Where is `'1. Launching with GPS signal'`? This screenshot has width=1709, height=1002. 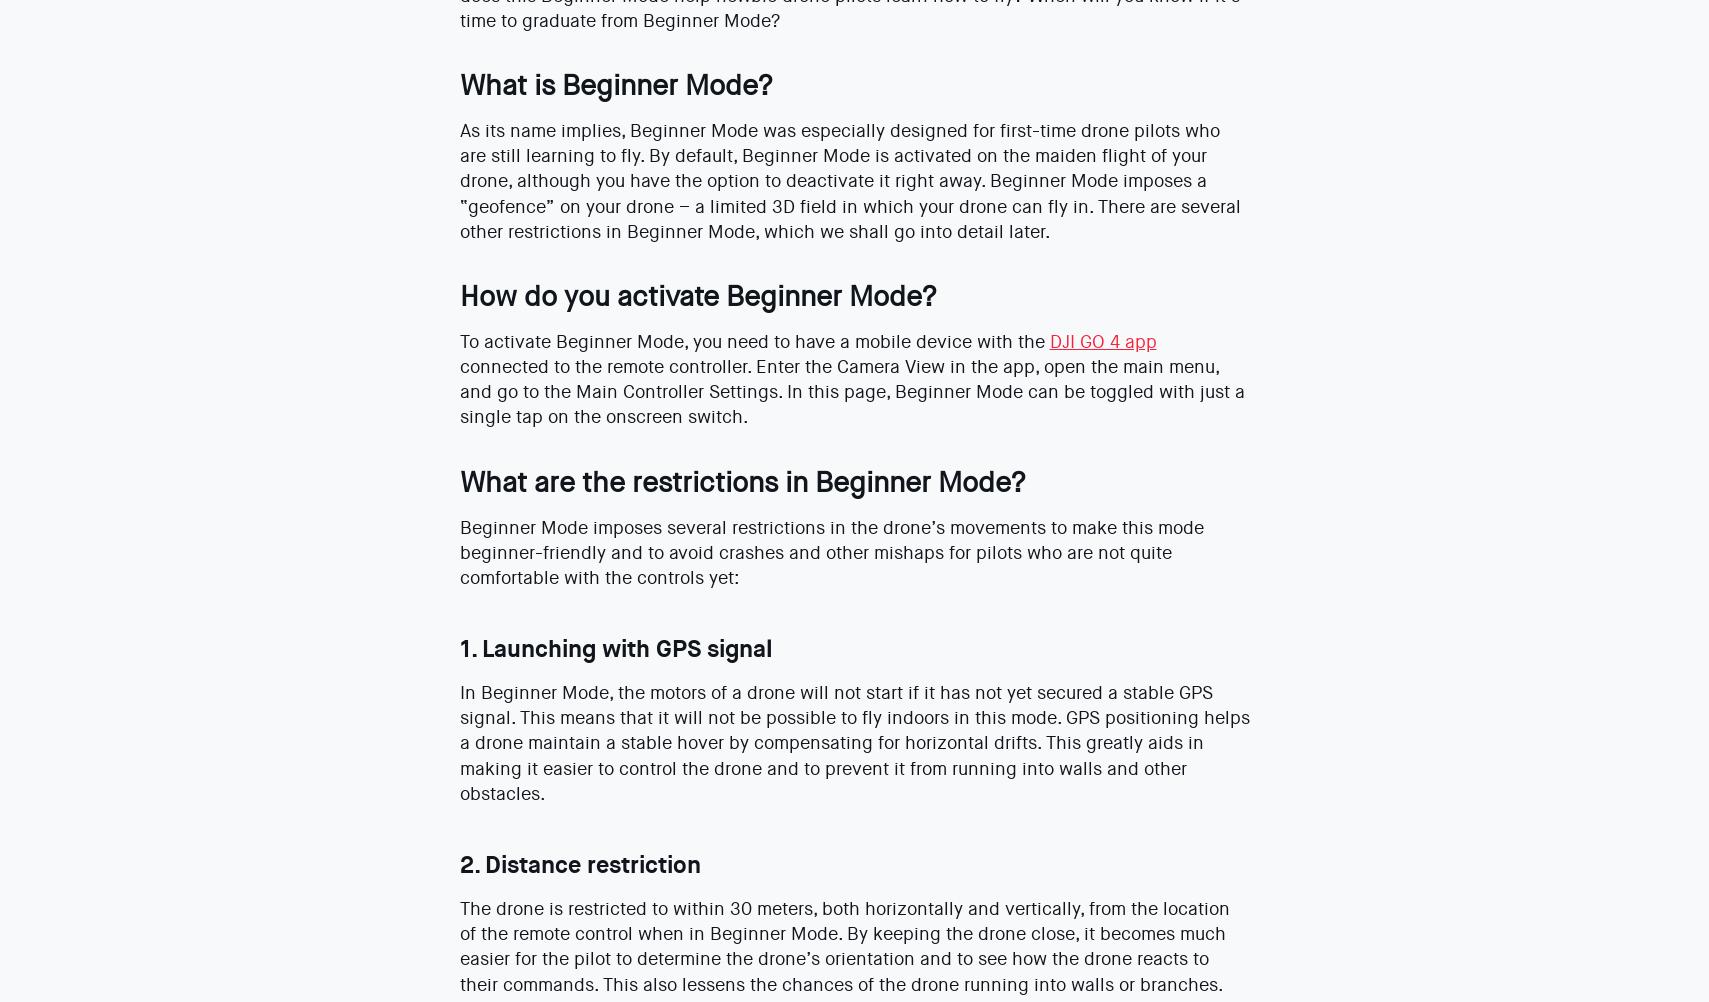 '1. Launching with GPS signal' is located at coordinates (458, 647).